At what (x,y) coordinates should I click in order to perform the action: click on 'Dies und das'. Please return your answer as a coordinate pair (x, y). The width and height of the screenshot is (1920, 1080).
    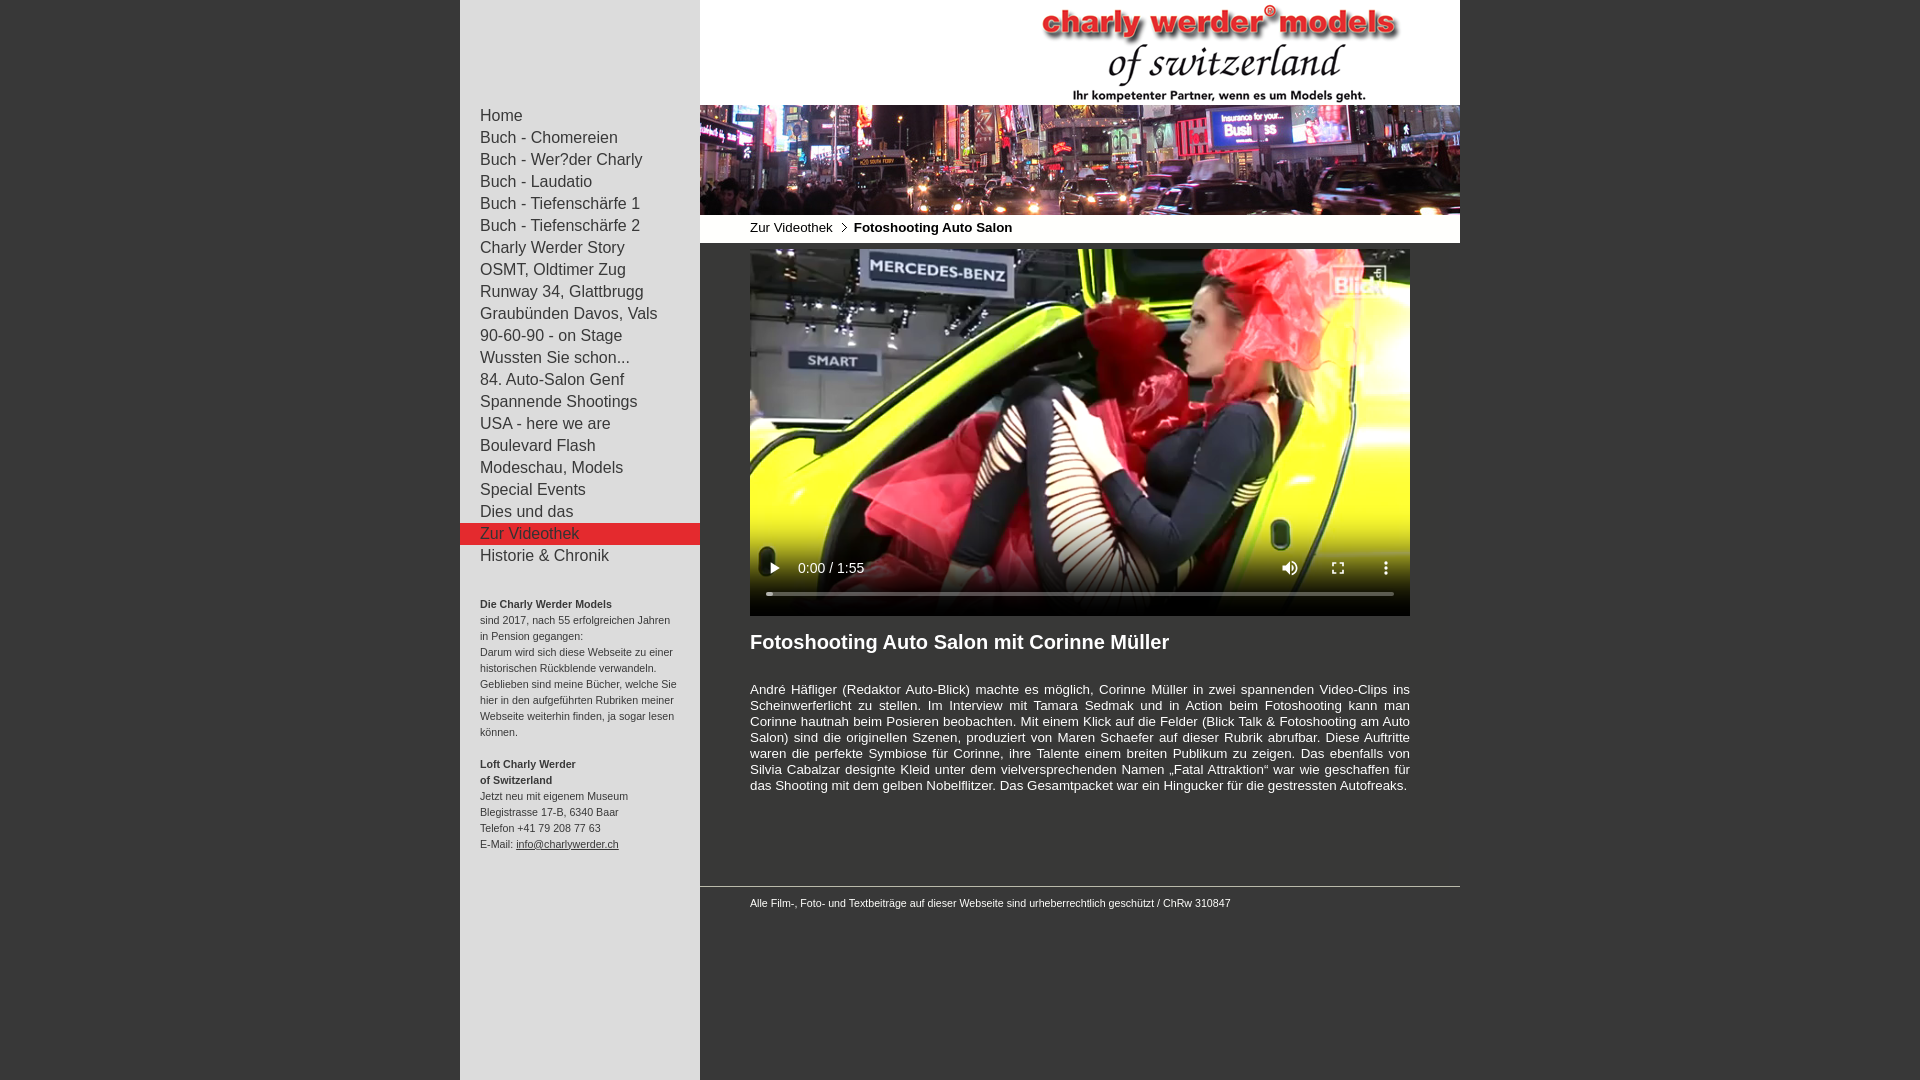
    Looking at the image, I should click on (569, 511).